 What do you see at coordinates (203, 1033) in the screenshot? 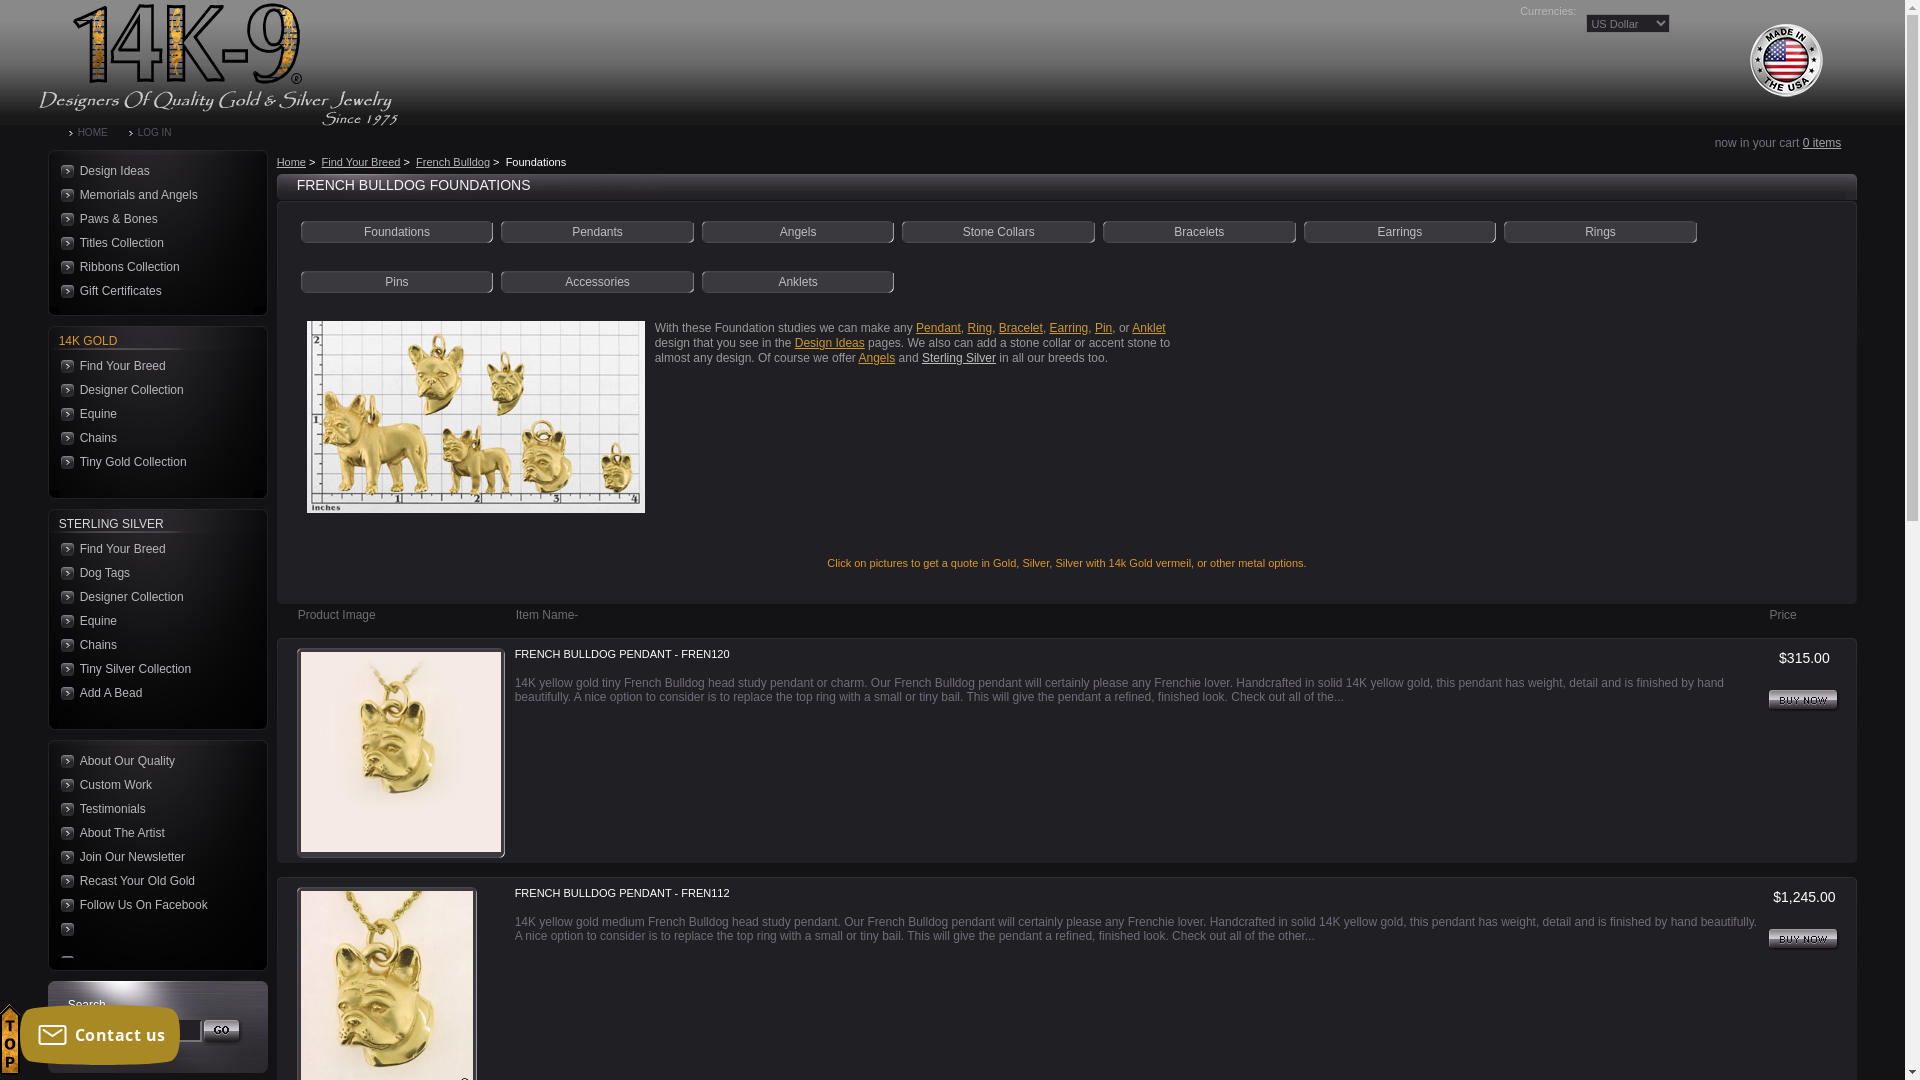
I see `' Search '` at bounding box center [203, 1033].